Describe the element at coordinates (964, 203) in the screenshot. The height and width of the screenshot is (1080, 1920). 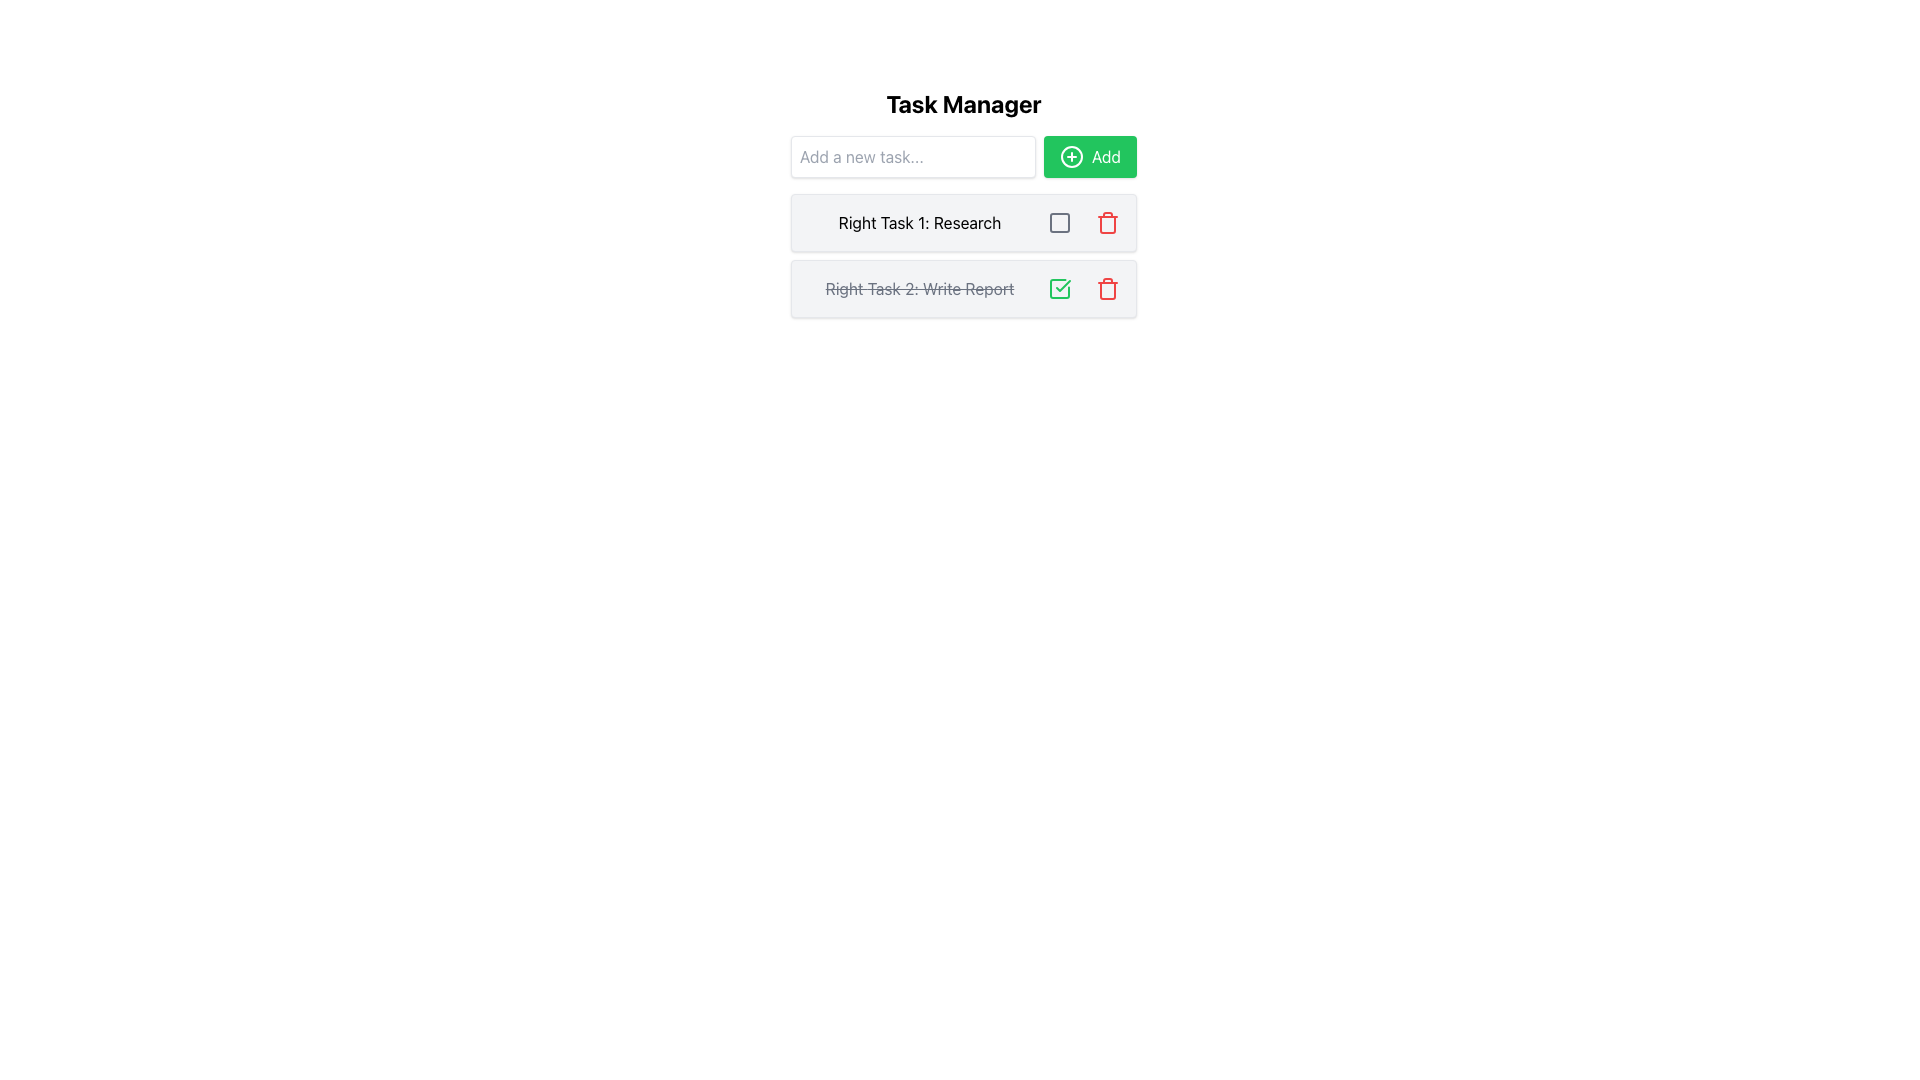
I see `the first task list item in the task manager interface, which includes options to mark as completed or delete the task` at that location.